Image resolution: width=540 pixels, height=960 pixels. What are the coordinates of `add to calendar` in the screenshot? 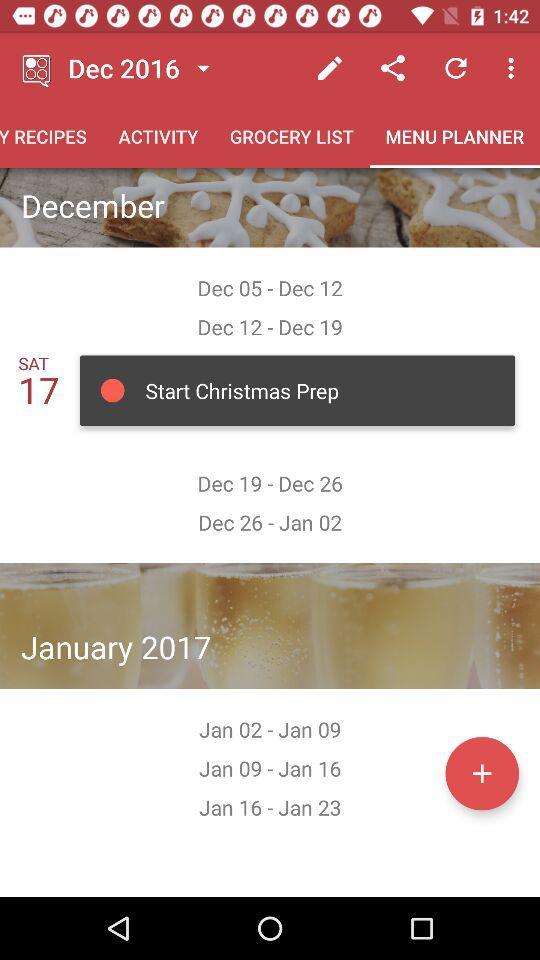 It's located at (481, 772).